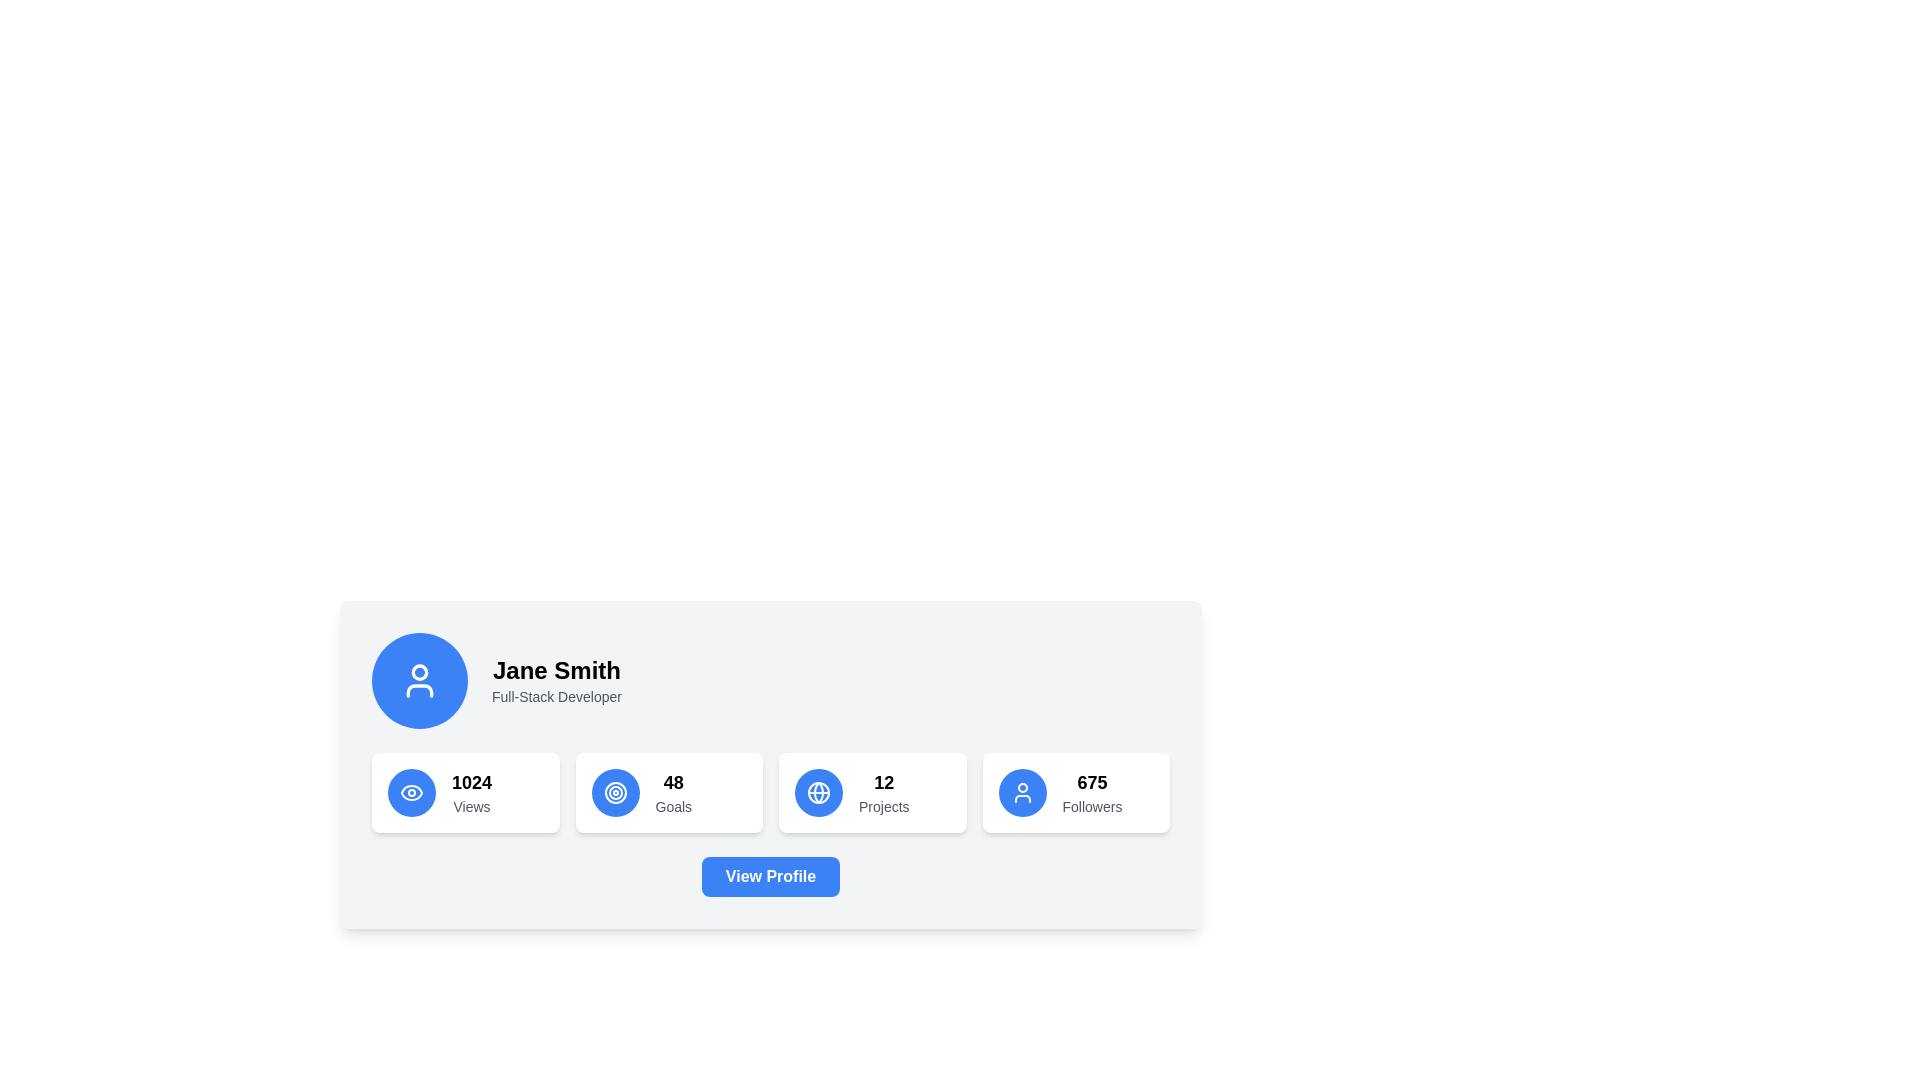 The height and width of the screenshot is (1080, 1920). Describe the element at coordinates (673, 792) in the screenshot. I see `the '48 Goals' text in the Statistical Display` at that location.